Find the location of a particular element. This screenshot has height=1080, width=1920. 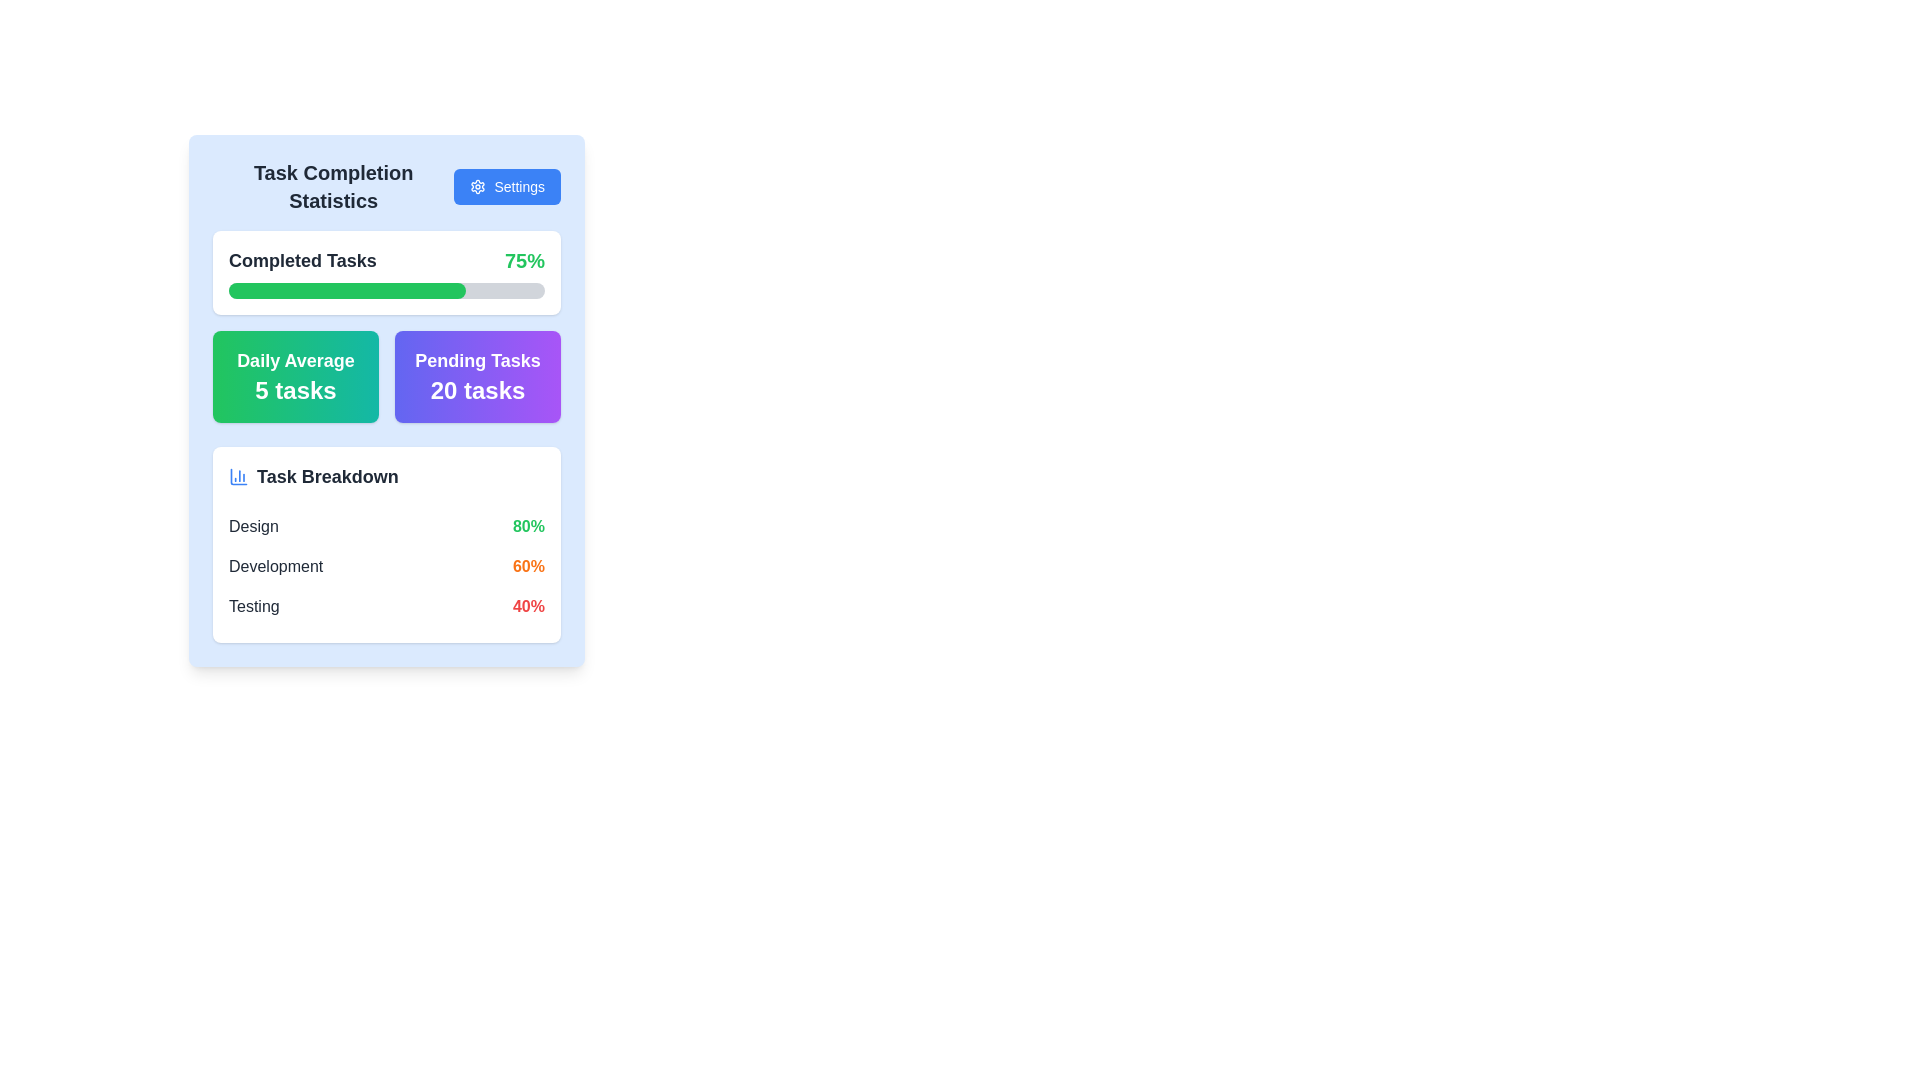

the blue 'Settings' button with a gear icon is located at coordinates (507, 186).